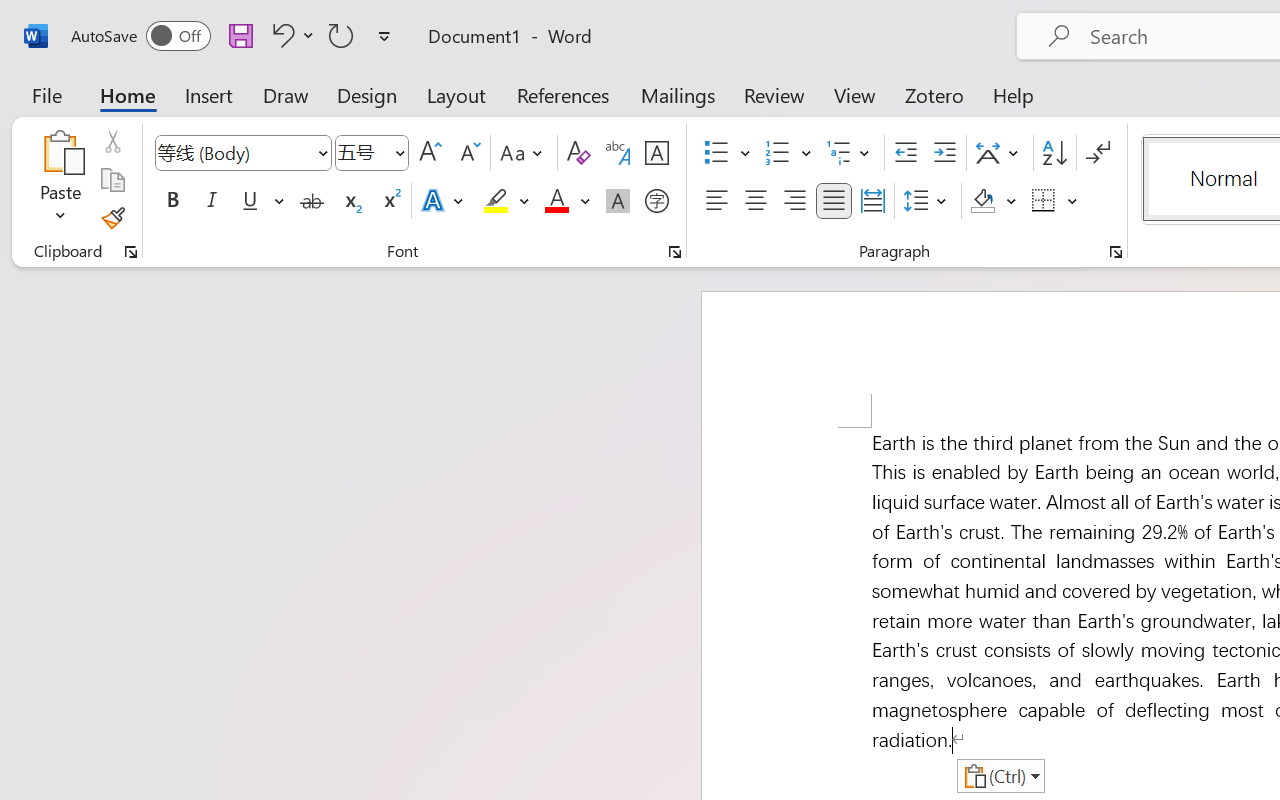 This screenshot has width=1280, height=800. I want to click on 'Subscript', so click(350, 201).